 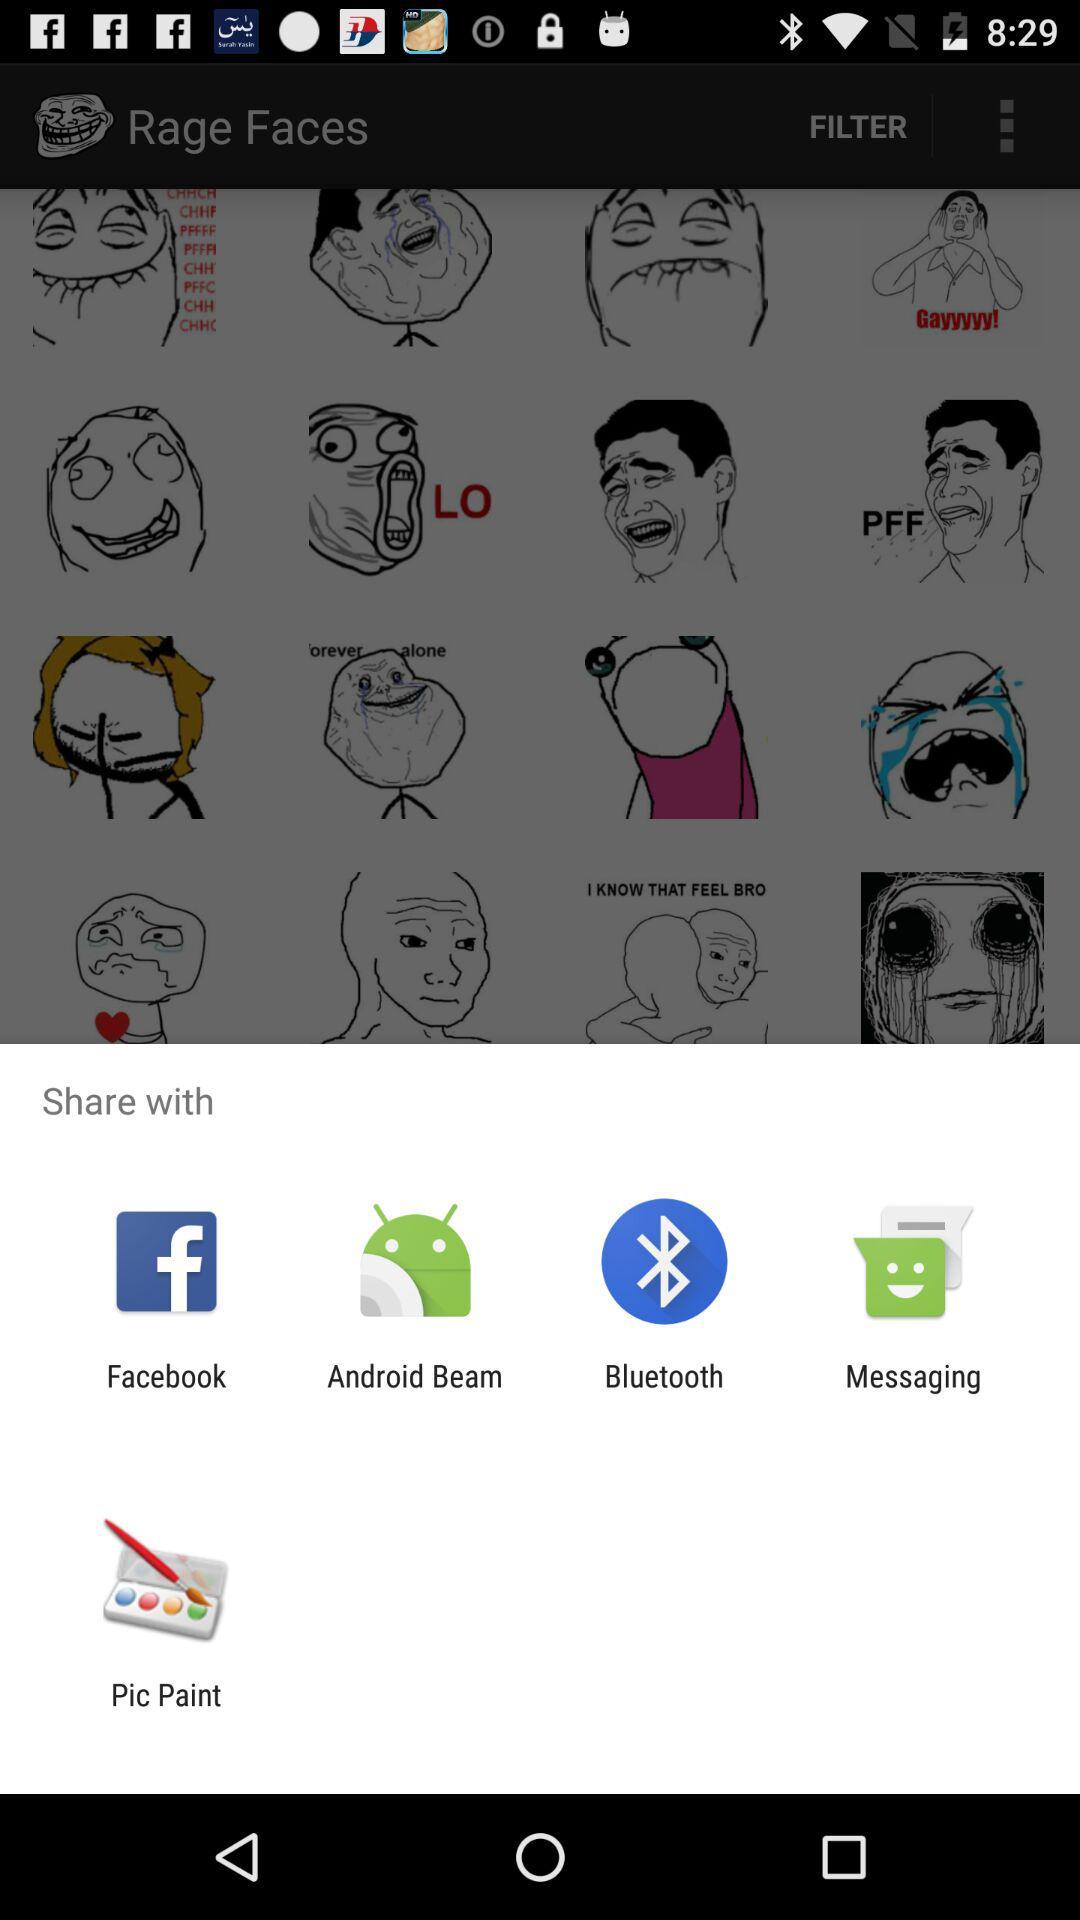 What do you see at coordinates (414, 1392) in the screenshot?
I see `the icon to the left of bluetooth app` at bounding box center [414, 1392].